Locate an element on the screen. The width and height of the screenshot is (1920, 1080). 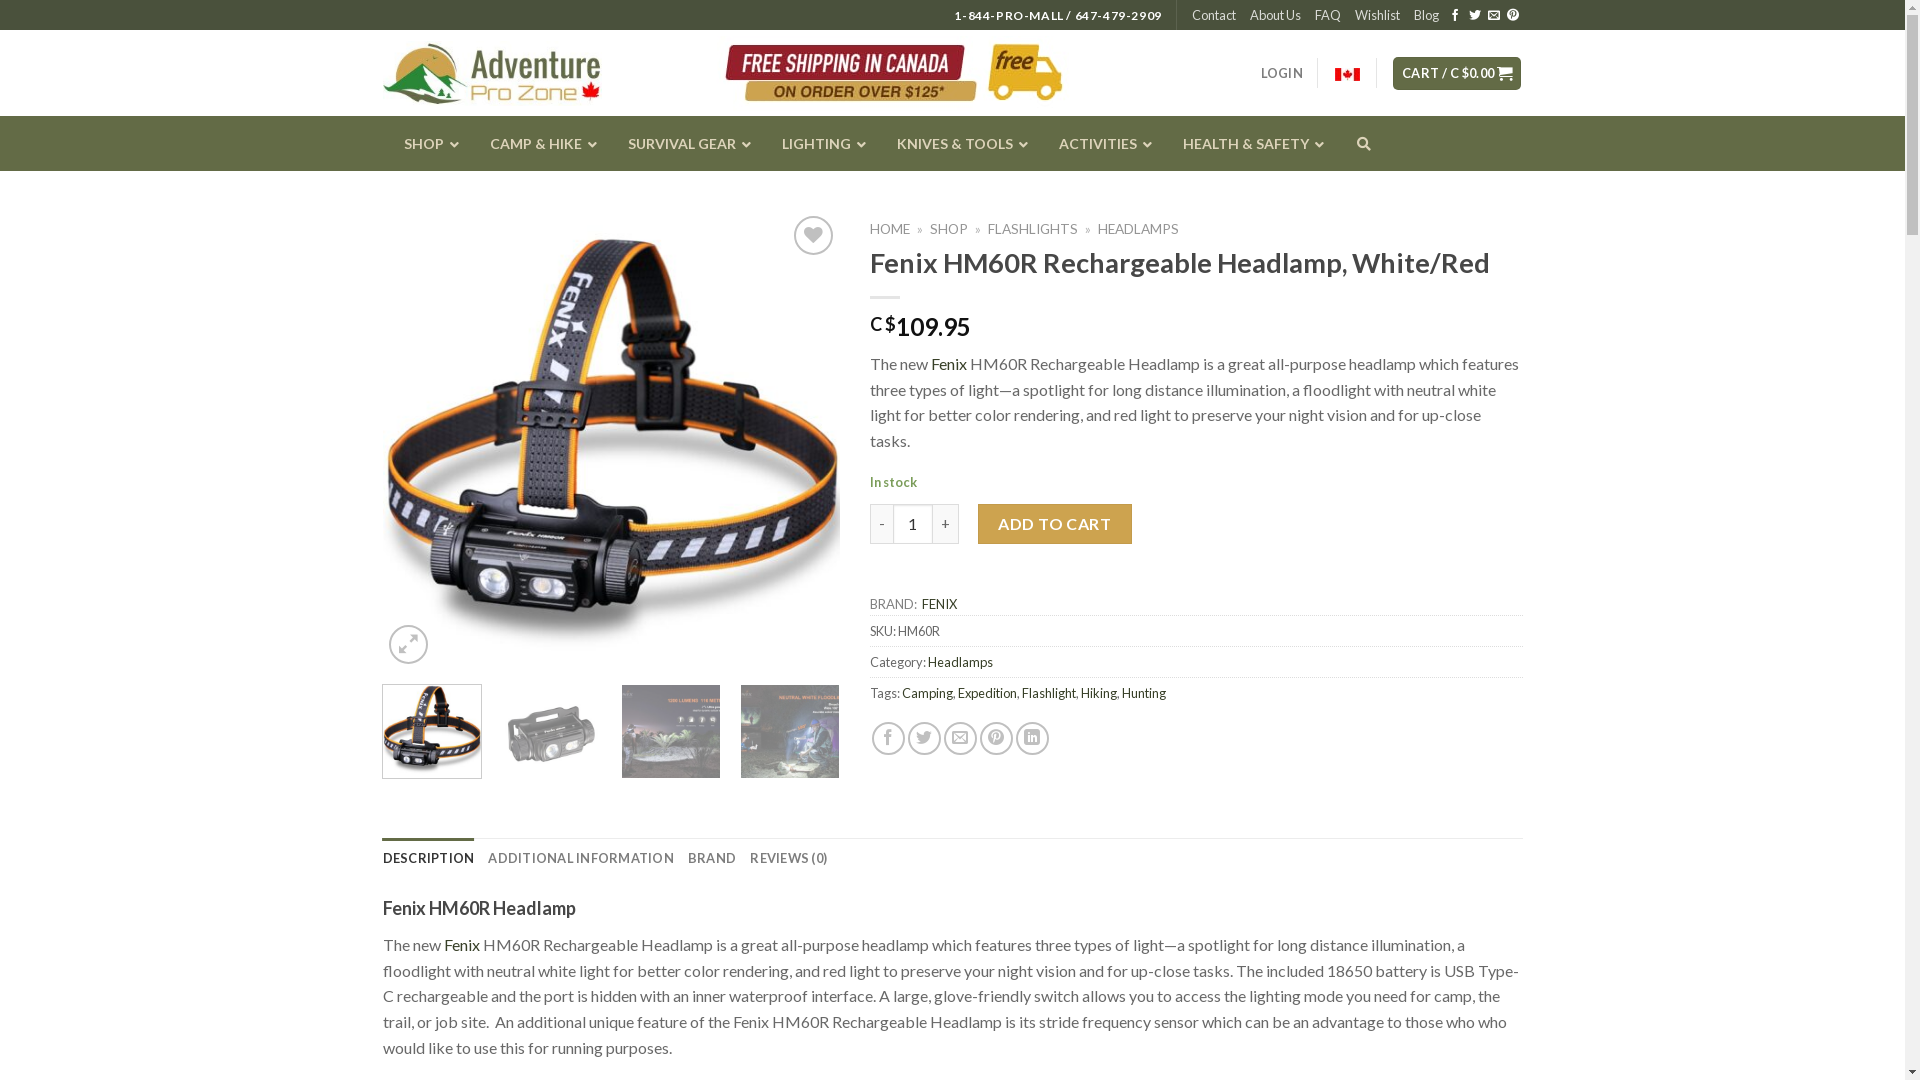
'BRAND' is located at coordinates (711, 856).